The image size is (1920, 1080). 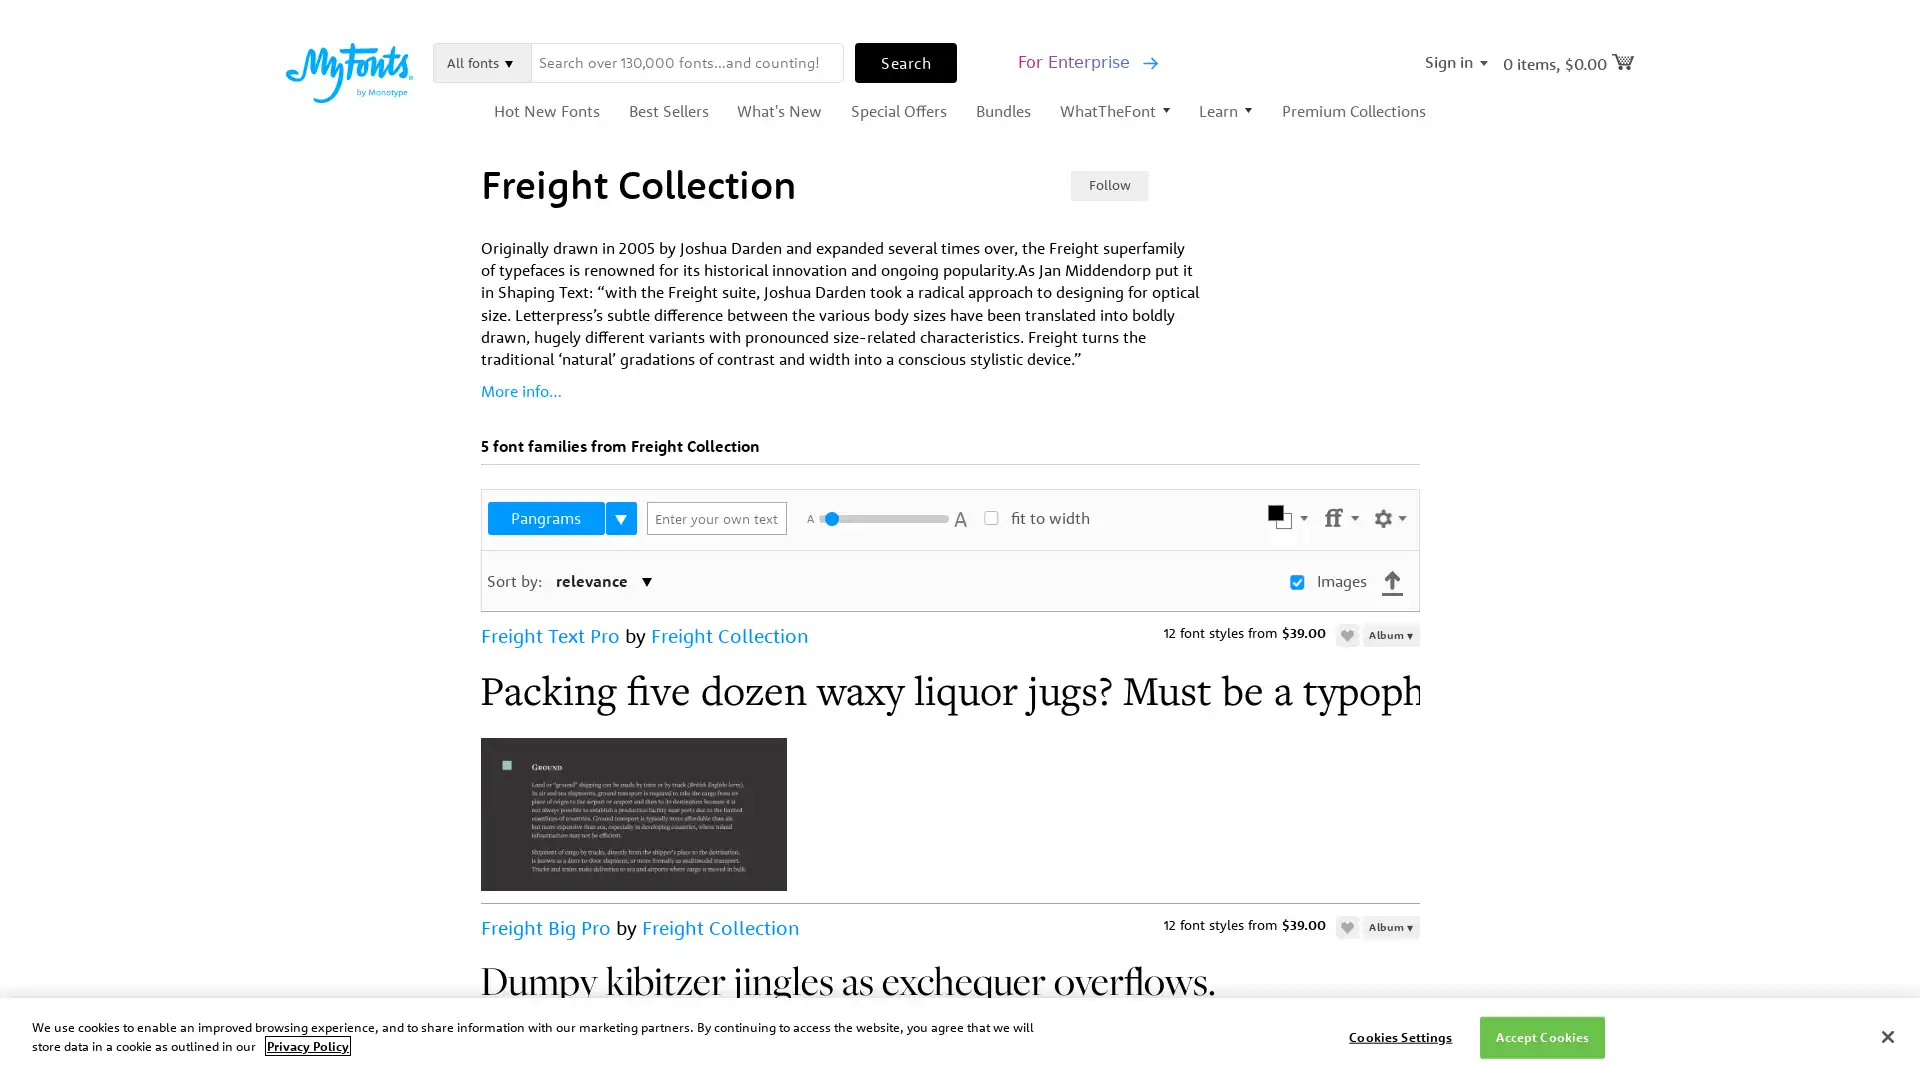 What do you see at coordinates (1541, 1036) in the screenshot?
I see `Accept Cookies` at bounding box center [1541, 1036].